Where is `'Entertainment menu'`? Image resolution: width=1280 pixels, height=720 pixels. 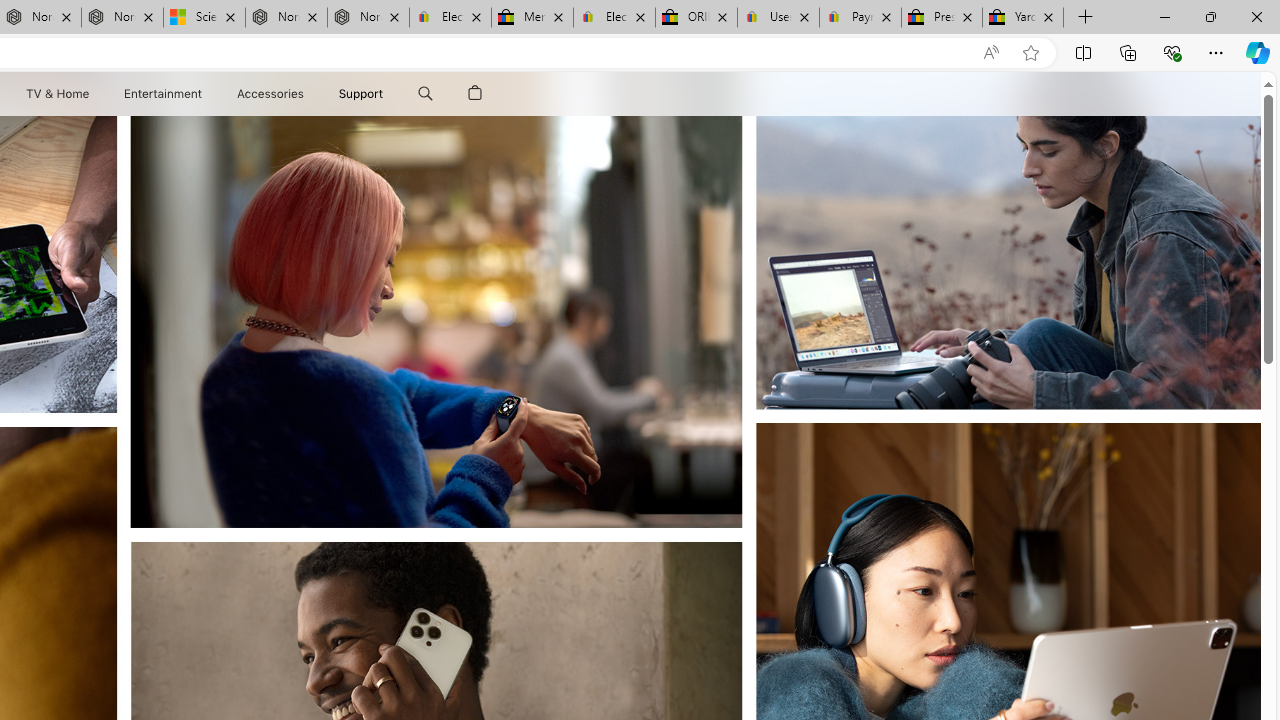
'Entertainment menu' is located at coordinates (206, 93).